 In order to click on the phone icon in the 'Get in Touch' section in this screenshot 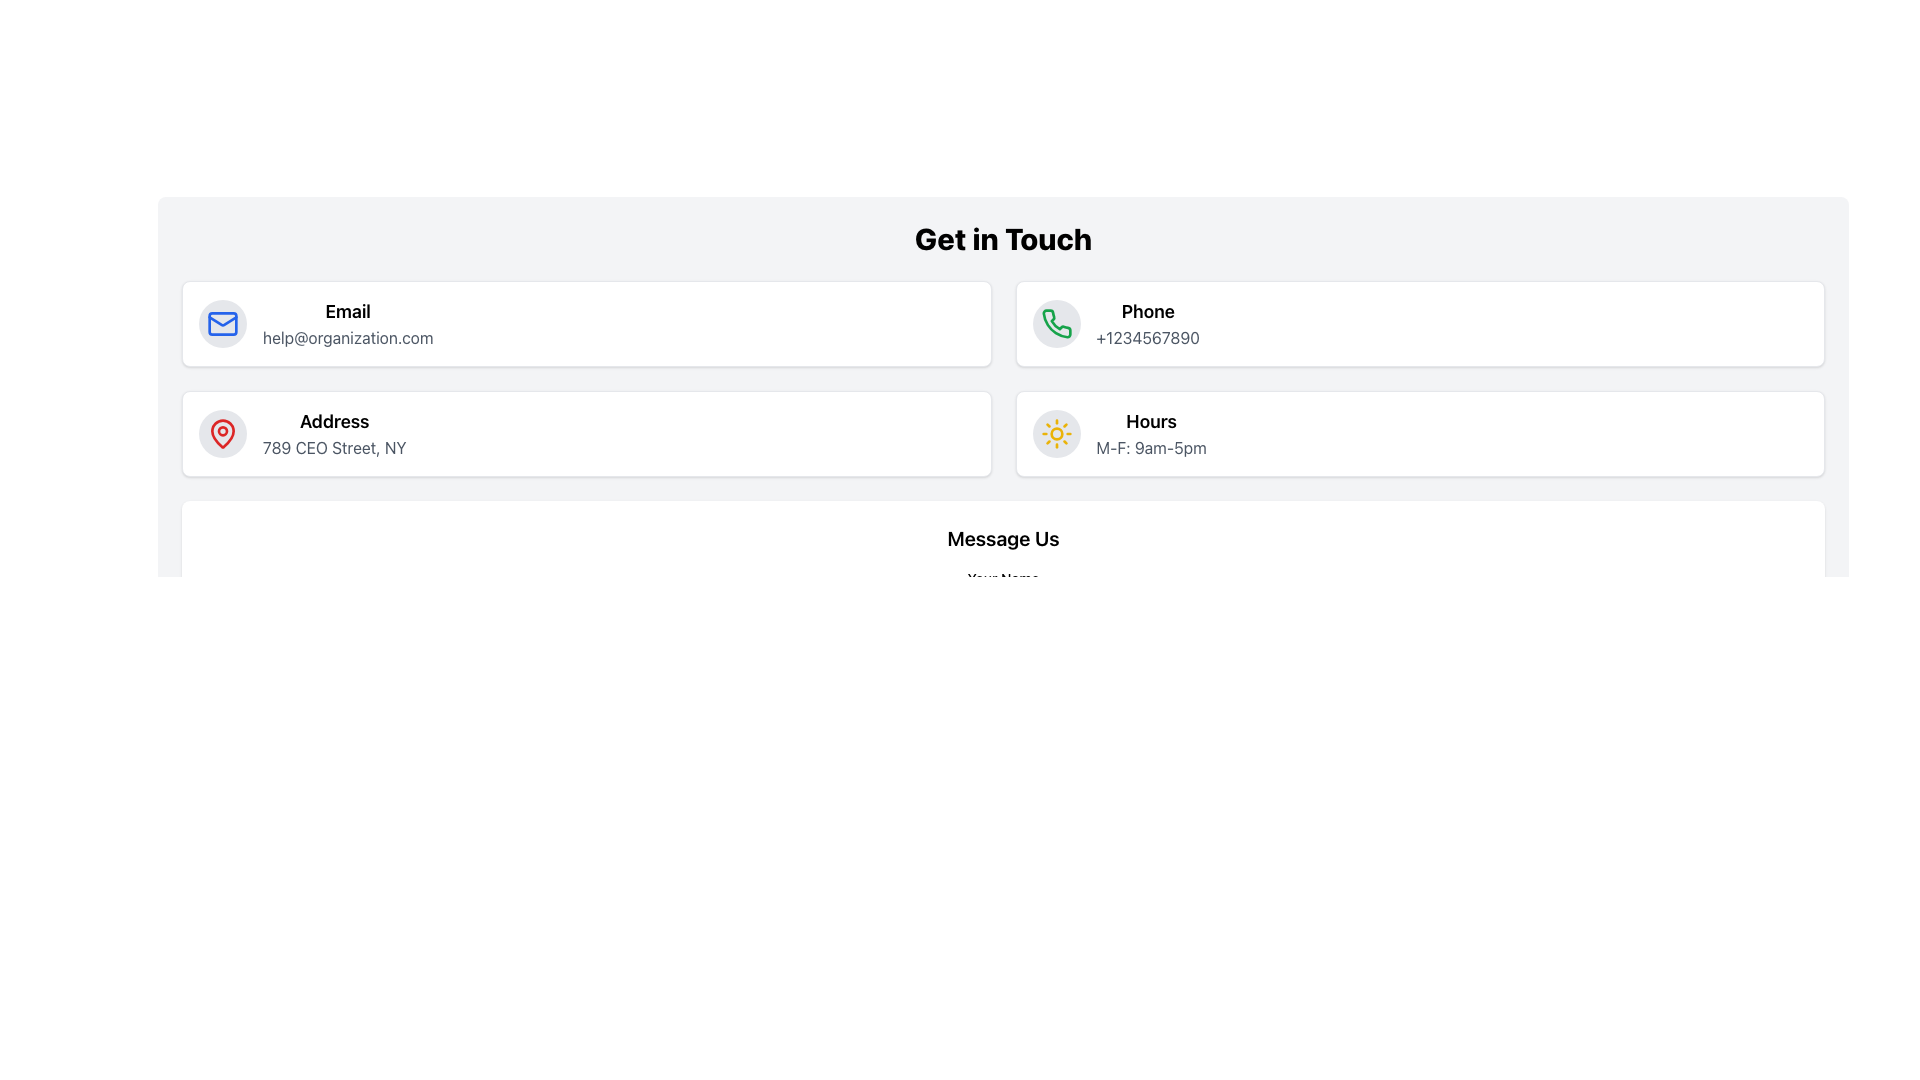, I will do `click(1055, 323)`.